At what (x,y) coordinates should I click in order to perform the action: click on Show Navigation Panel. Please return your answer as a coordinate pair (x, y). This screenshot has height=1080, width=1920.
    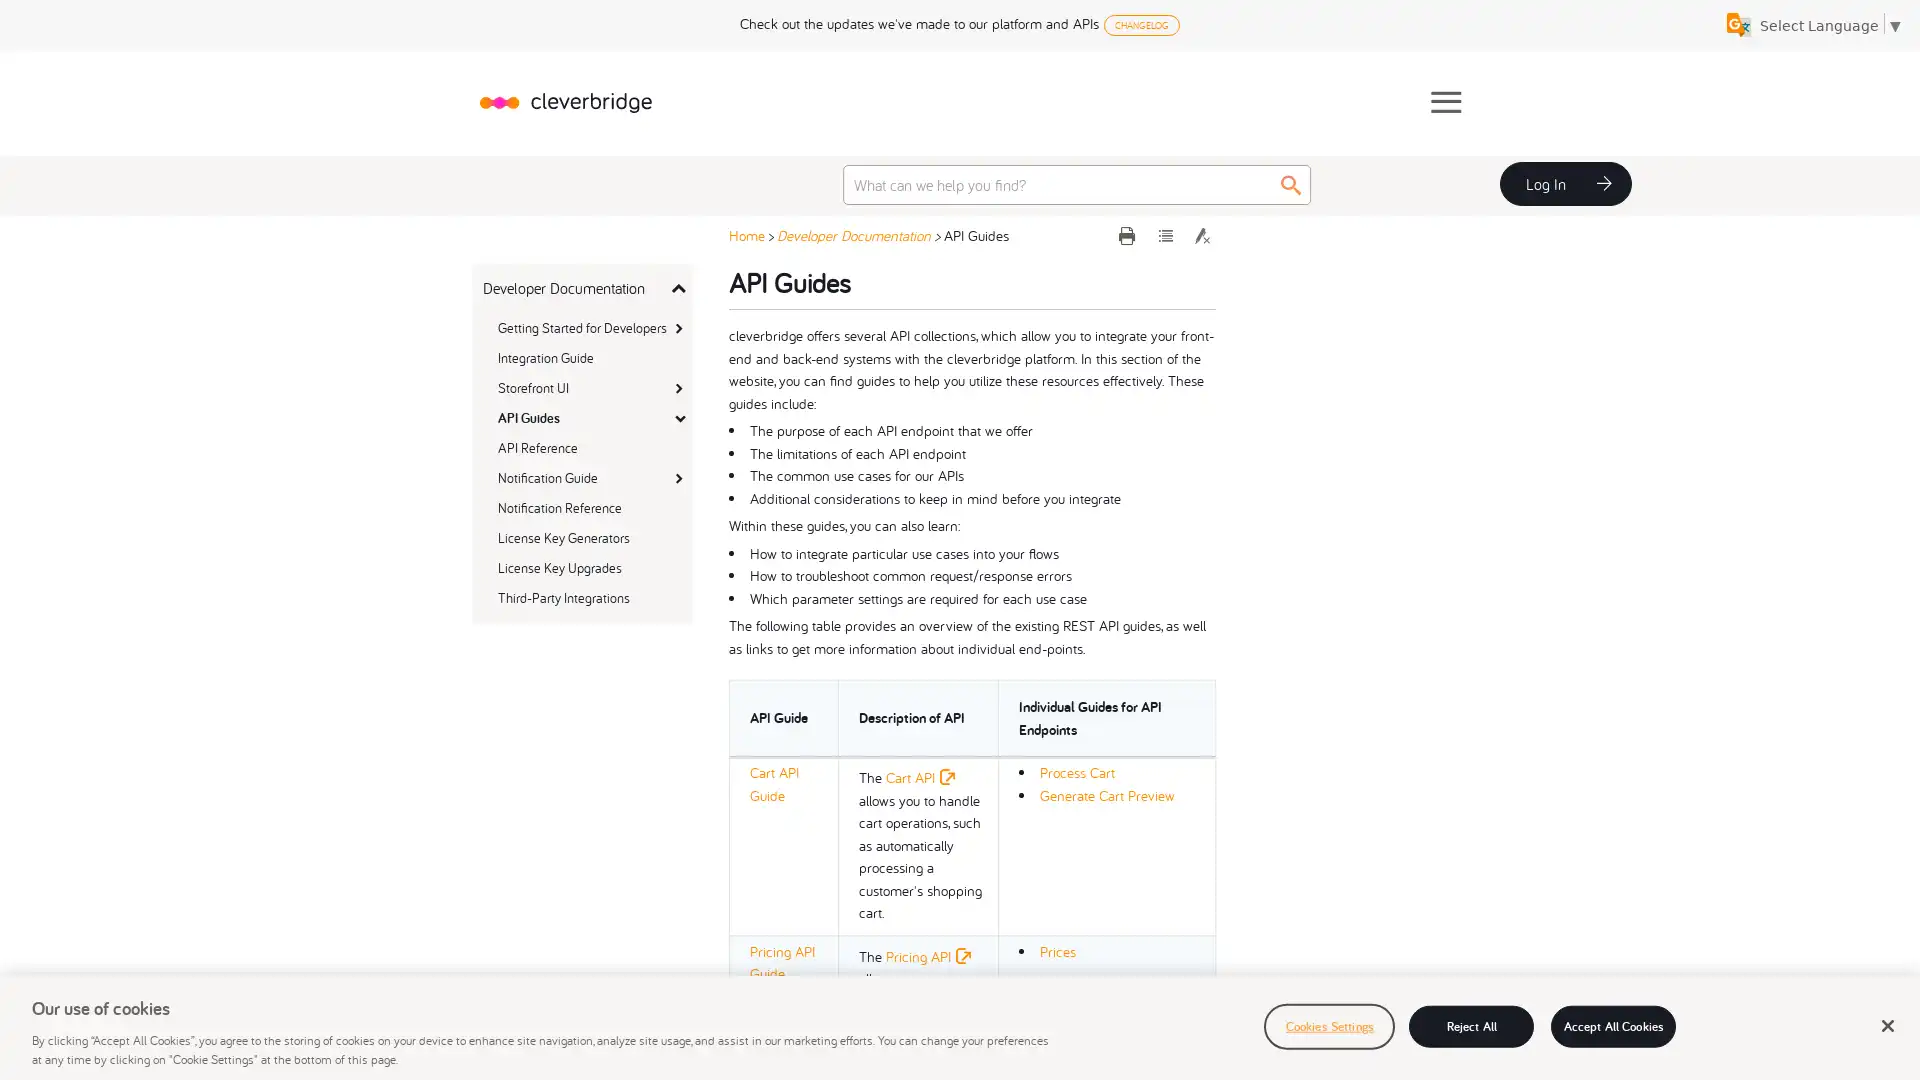
    Looking at the image, I should click on (1445, 101).